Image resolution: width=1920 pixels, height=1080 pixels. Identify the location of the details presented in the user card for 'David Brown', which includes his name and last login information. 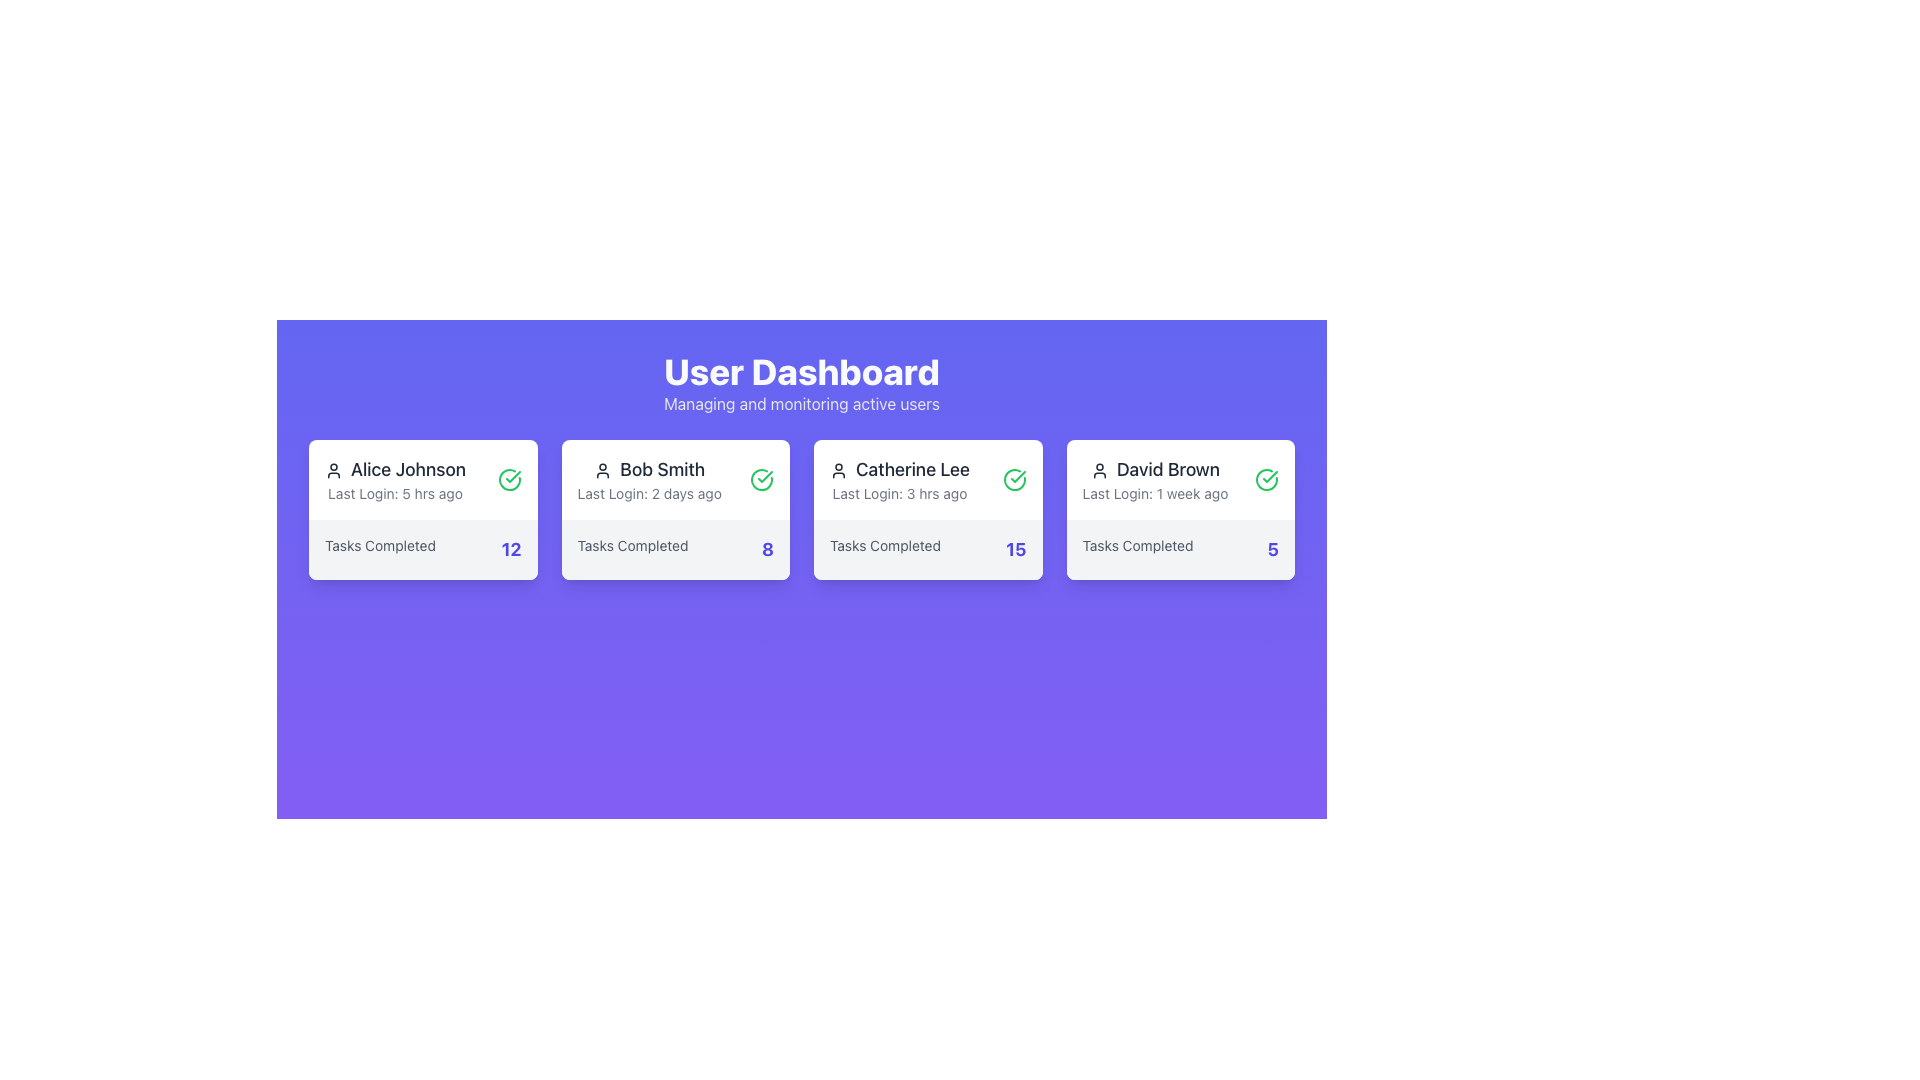
(1180, 479).